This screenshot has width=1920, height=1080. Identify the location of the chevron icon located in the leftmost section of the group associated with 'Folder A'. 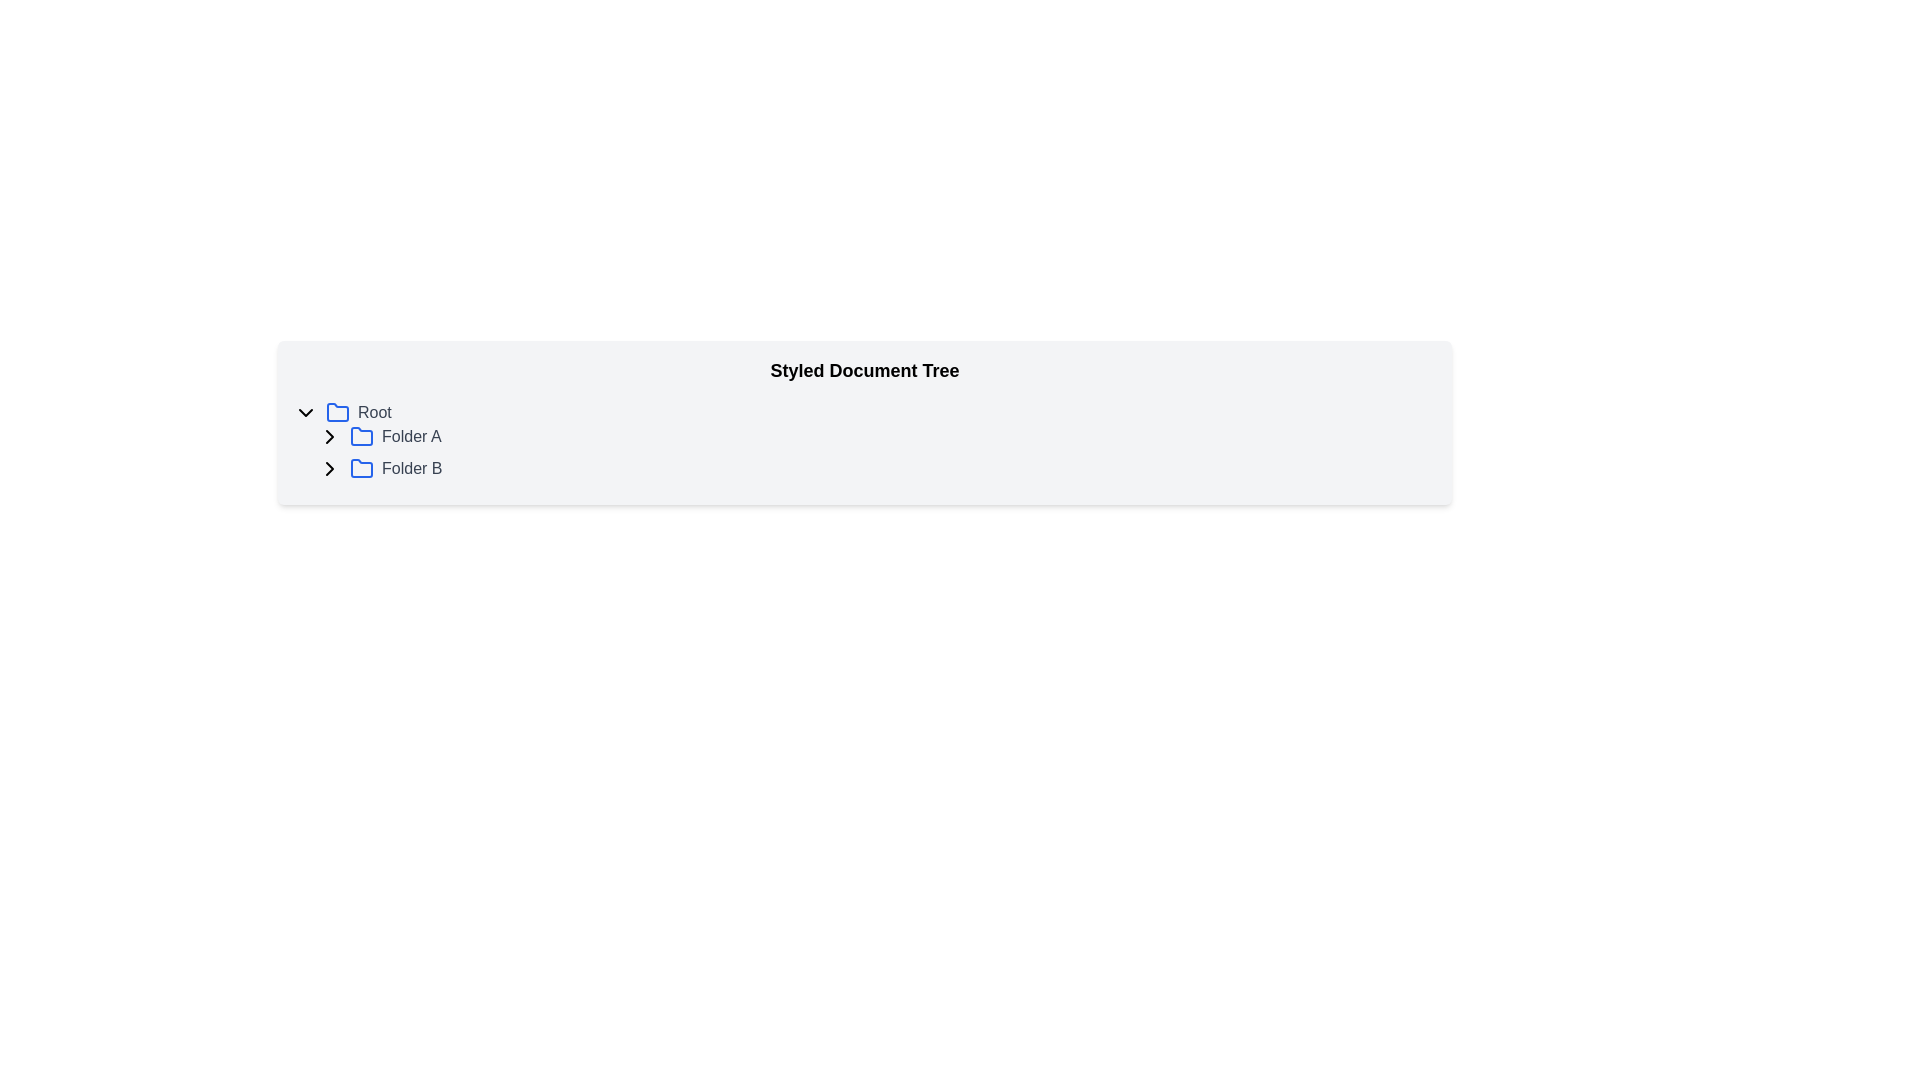
(330, 435).